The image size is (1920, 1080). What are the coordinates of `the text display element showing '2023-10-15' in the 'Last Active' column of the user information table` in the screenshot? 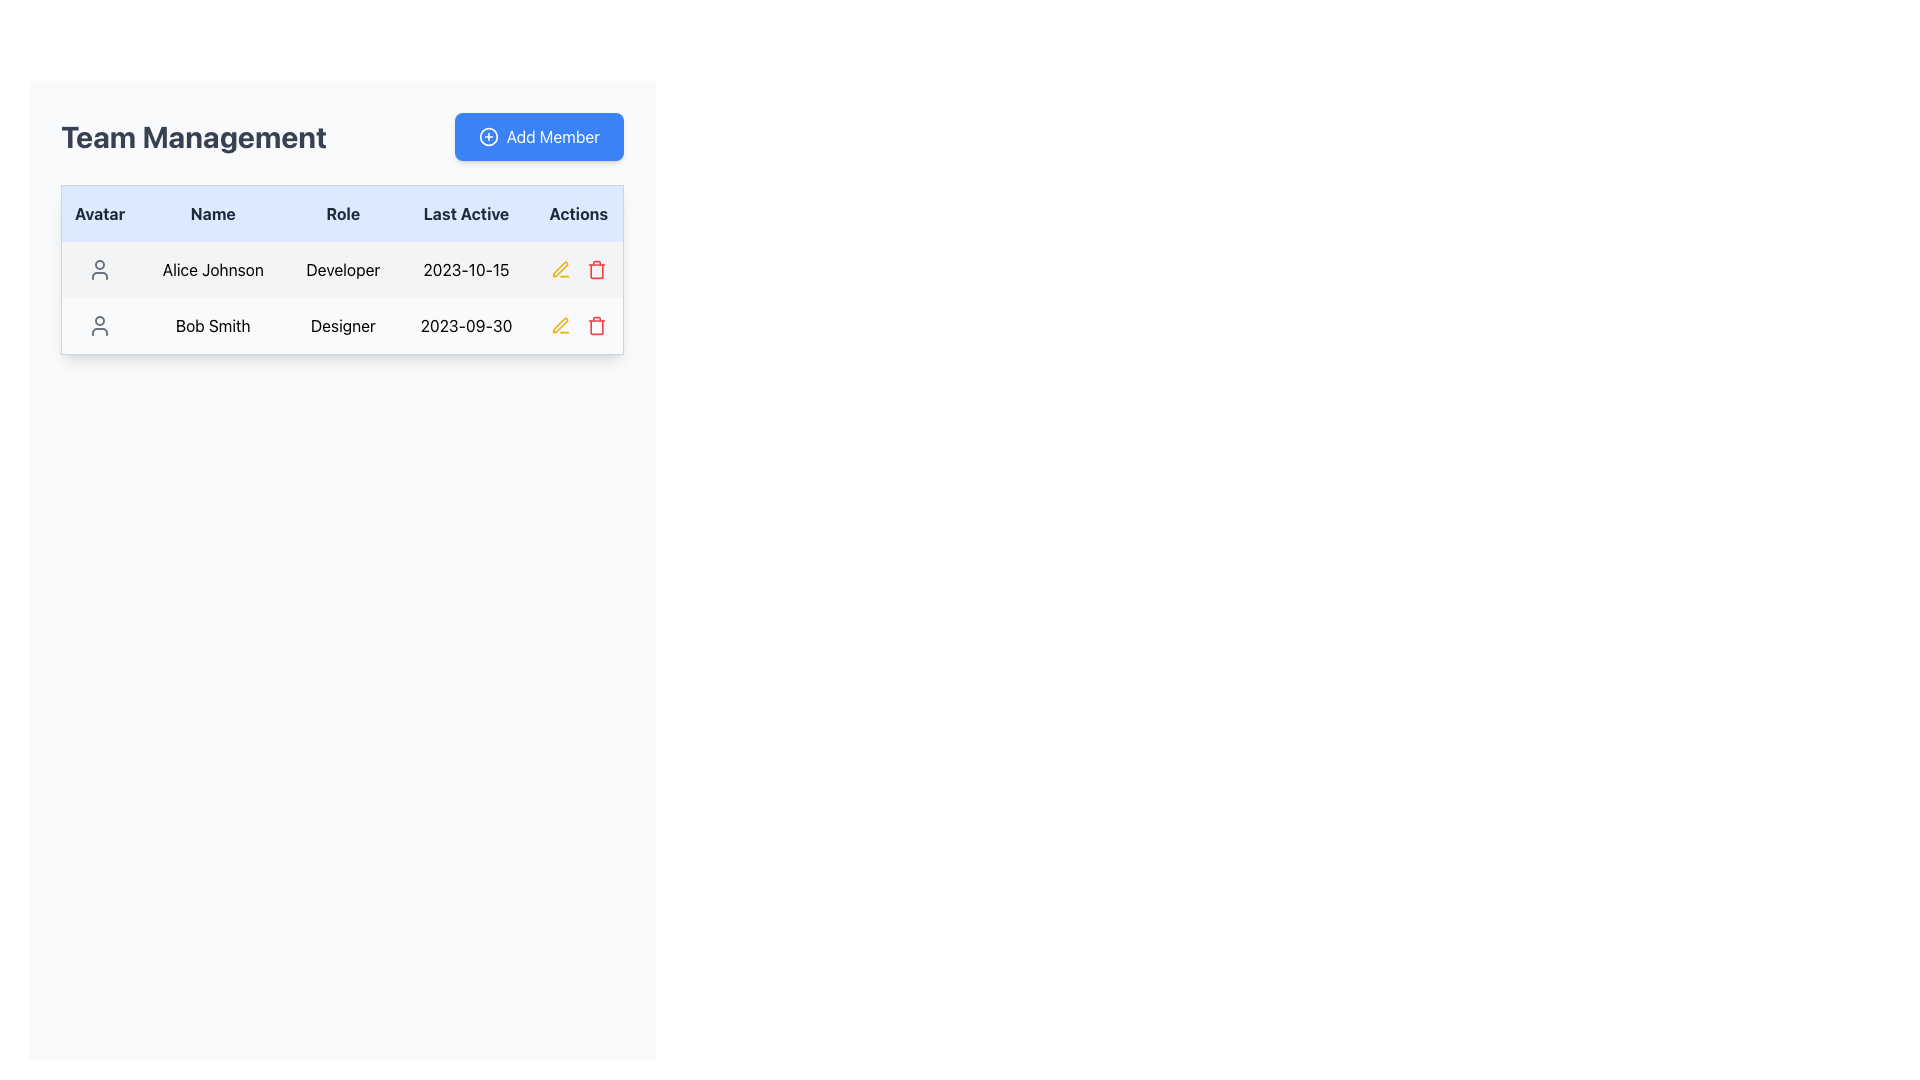 It's located at (465, 270).